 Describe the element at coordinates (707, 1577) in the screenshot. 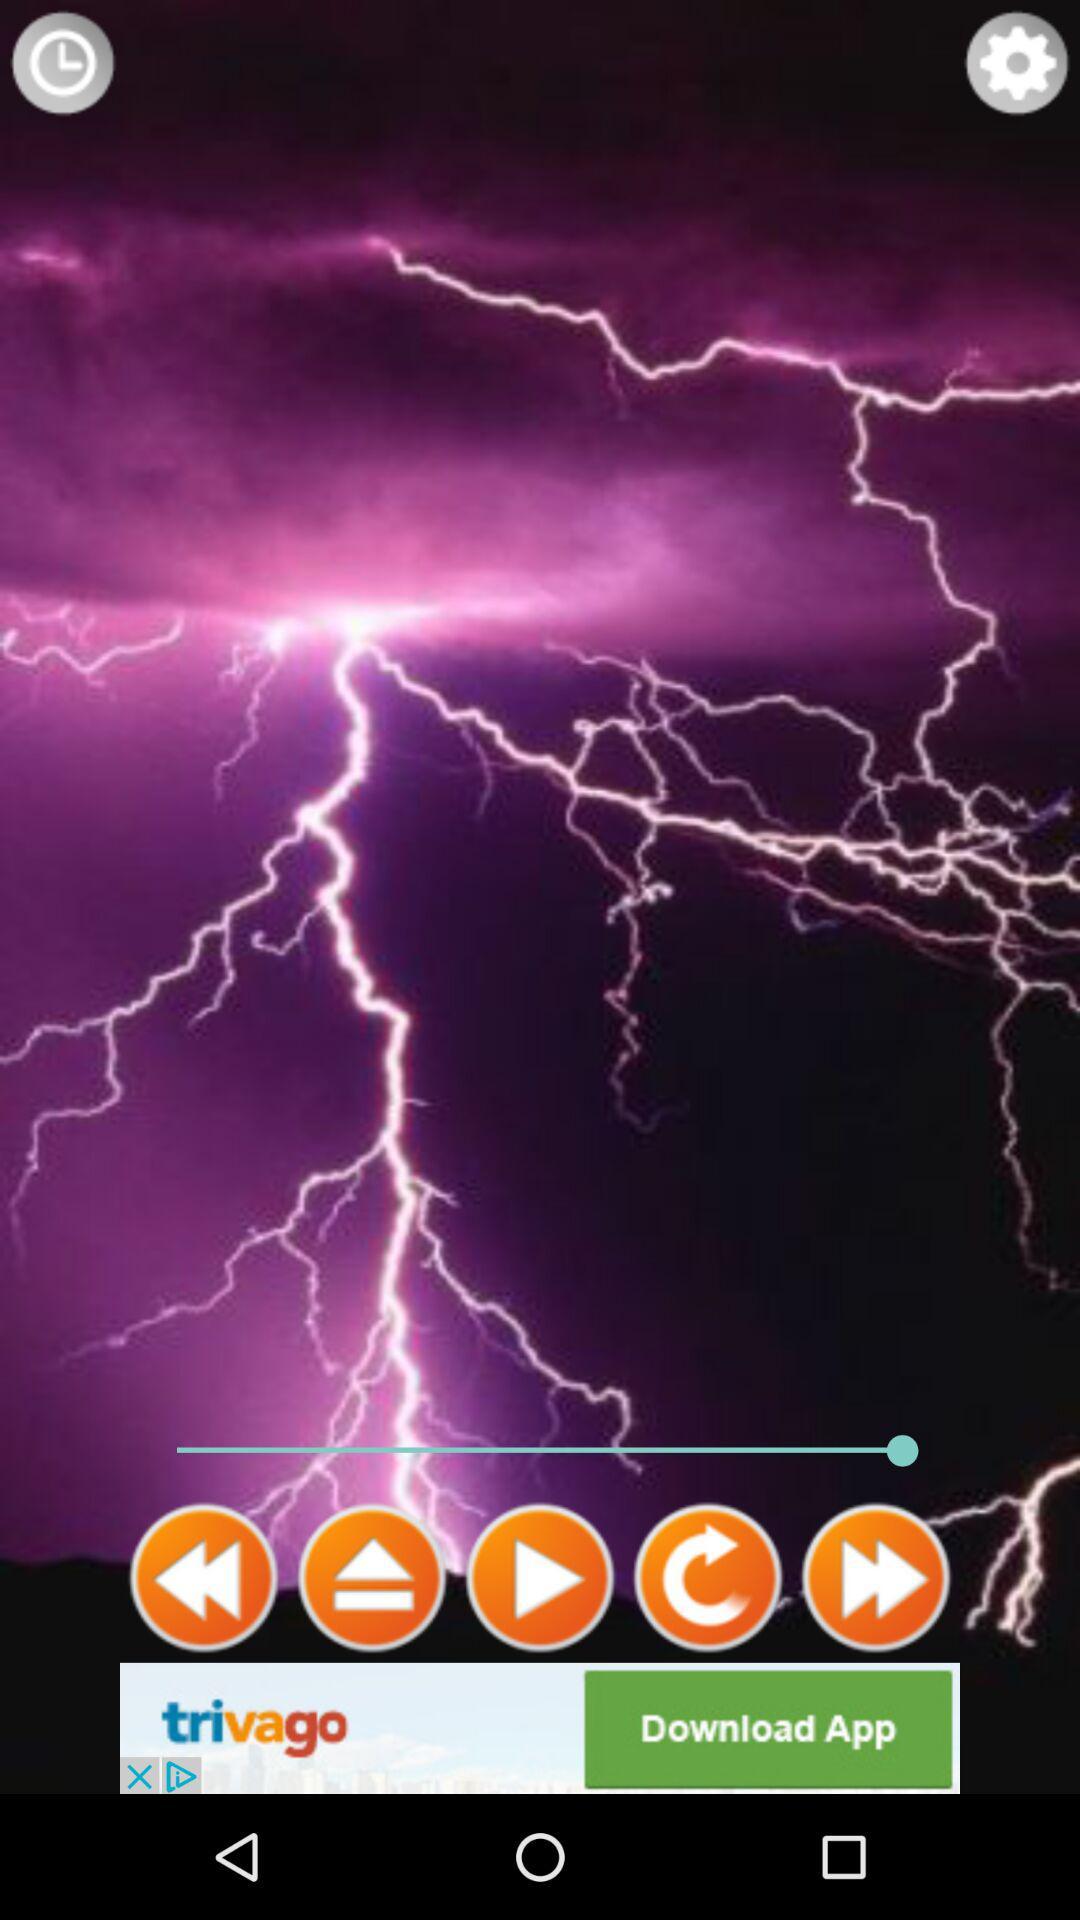

I see `repeat option` at that location.